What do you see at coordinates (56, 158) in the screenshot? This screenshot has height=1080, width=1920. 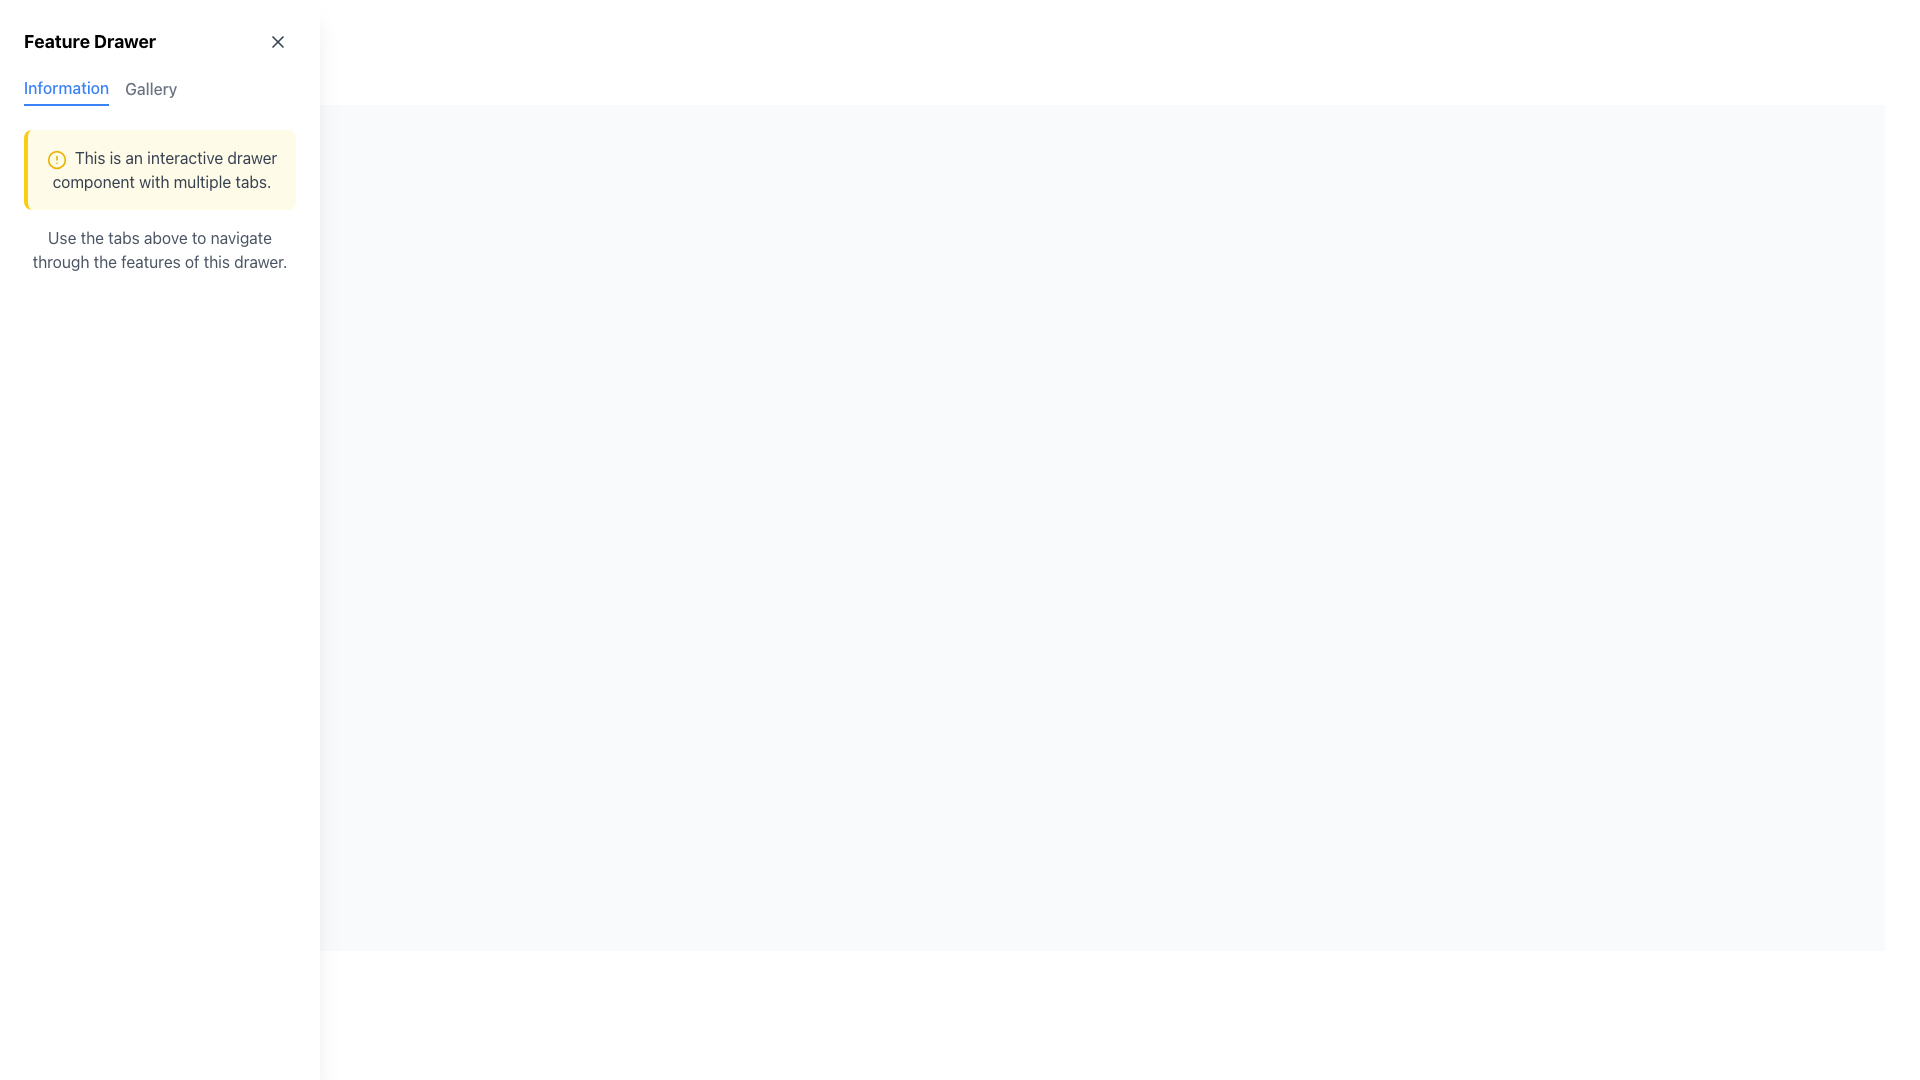 I see `the alert icon element located at the left side of the notification block` at bounding box center [56, 158].